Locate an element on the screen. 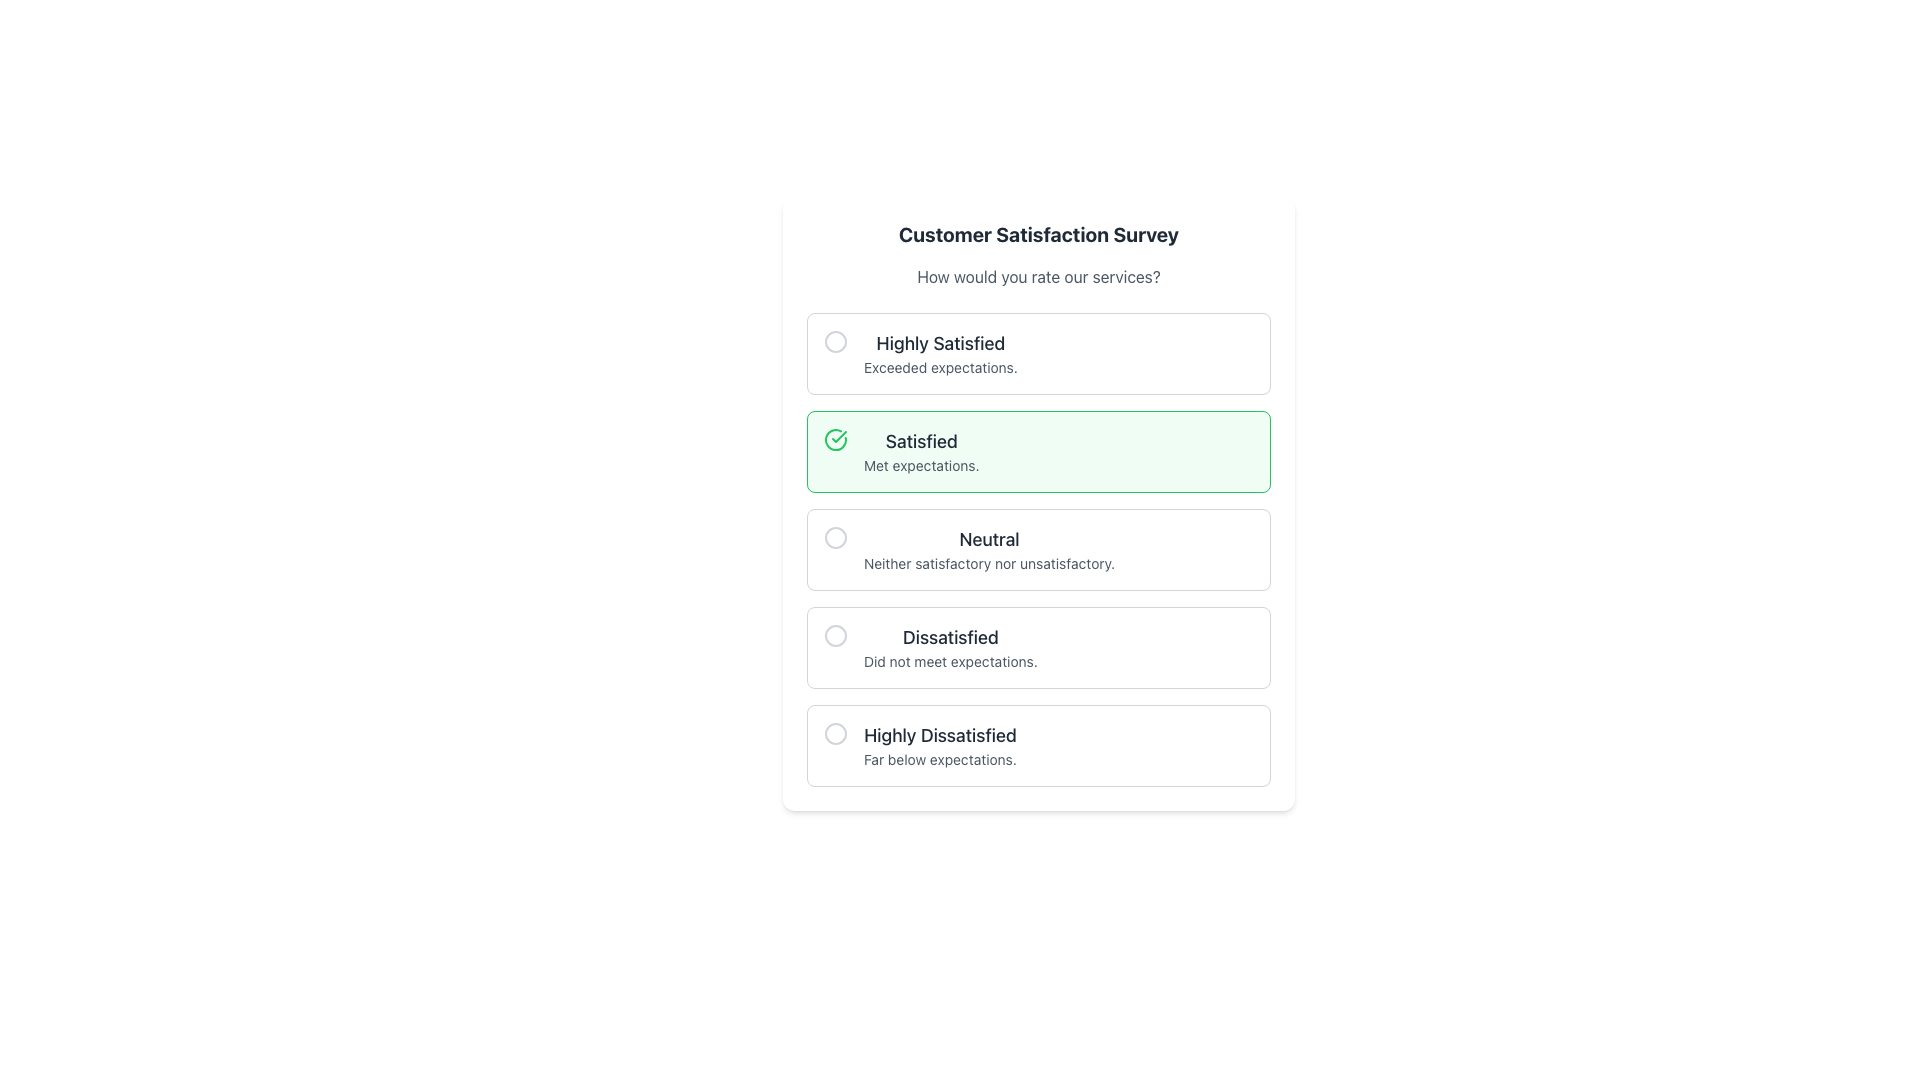 This screenshot has width=1920, height=1080. the segmented vertical radio group option in the Customer Satisfaction Survey is located at coordinates (1038, 550).